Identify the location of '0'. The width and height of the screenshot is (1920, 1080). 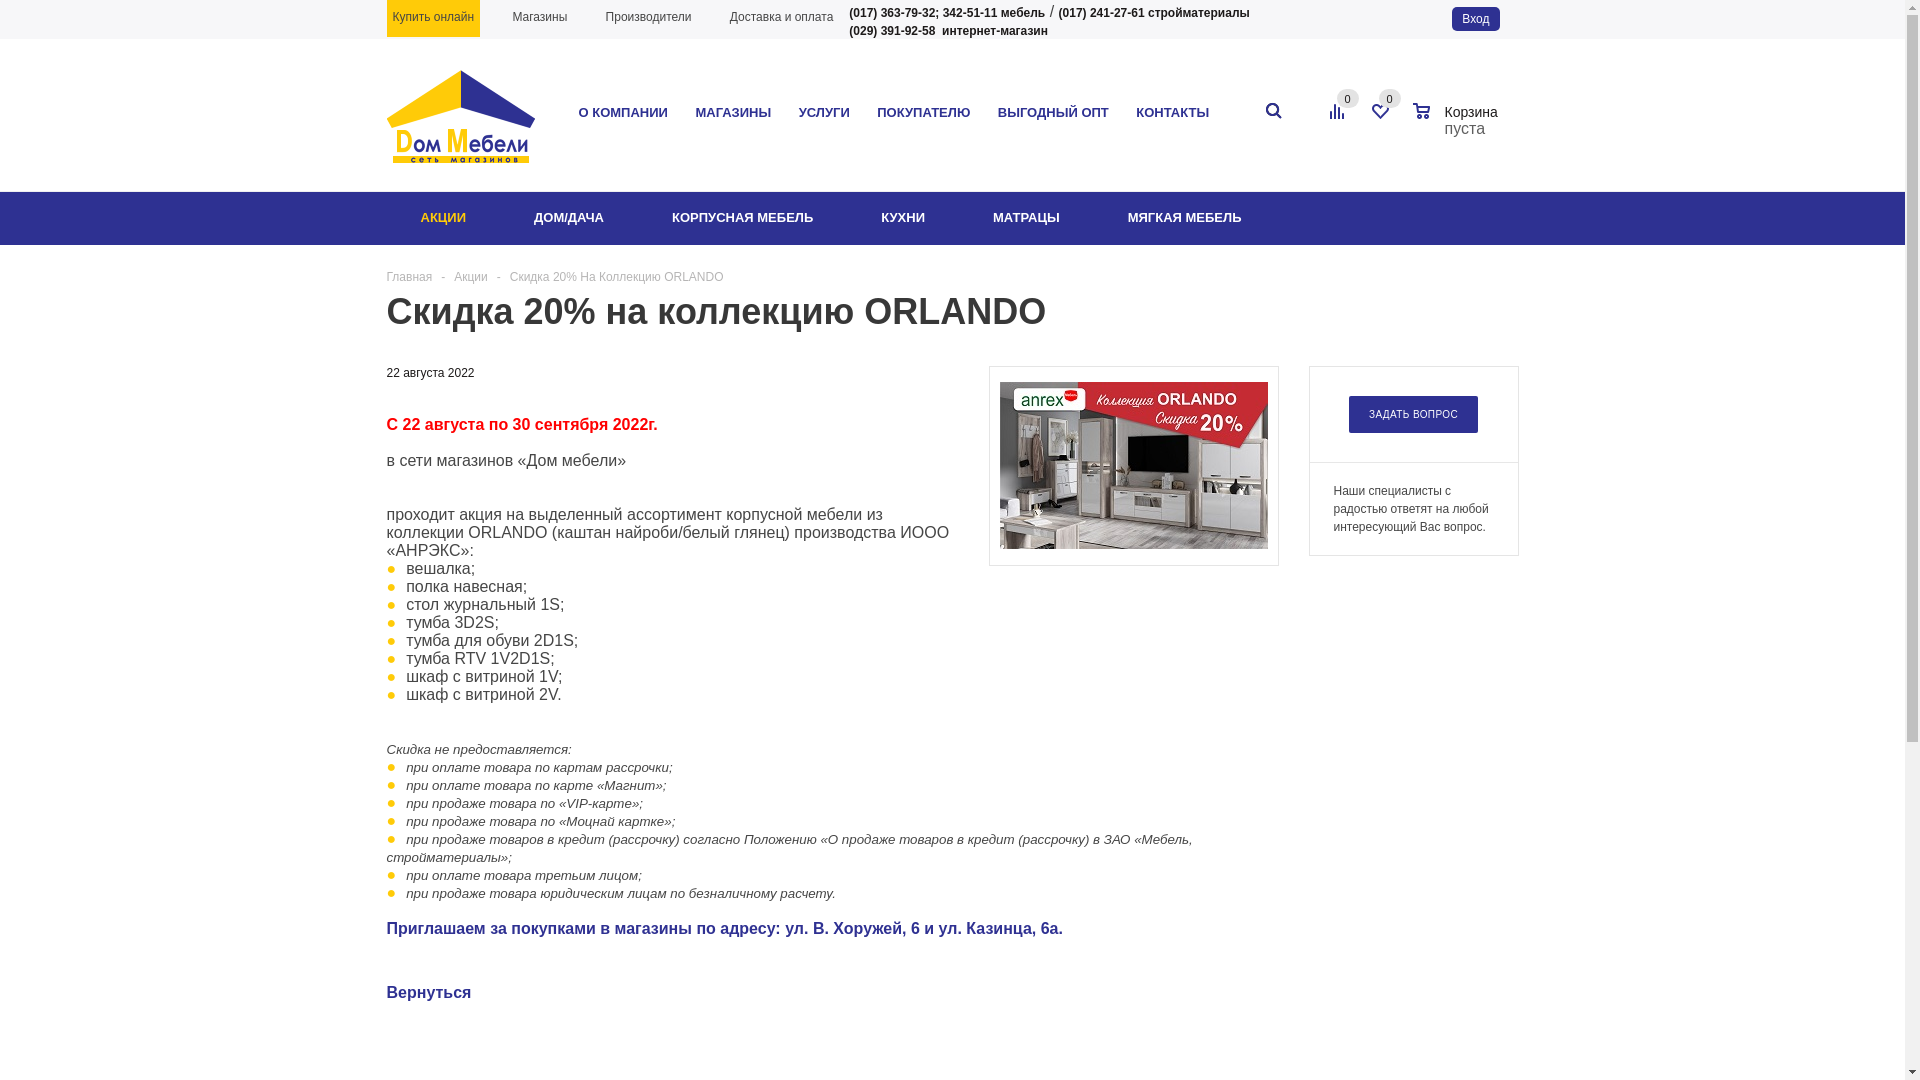
(1347, 97).